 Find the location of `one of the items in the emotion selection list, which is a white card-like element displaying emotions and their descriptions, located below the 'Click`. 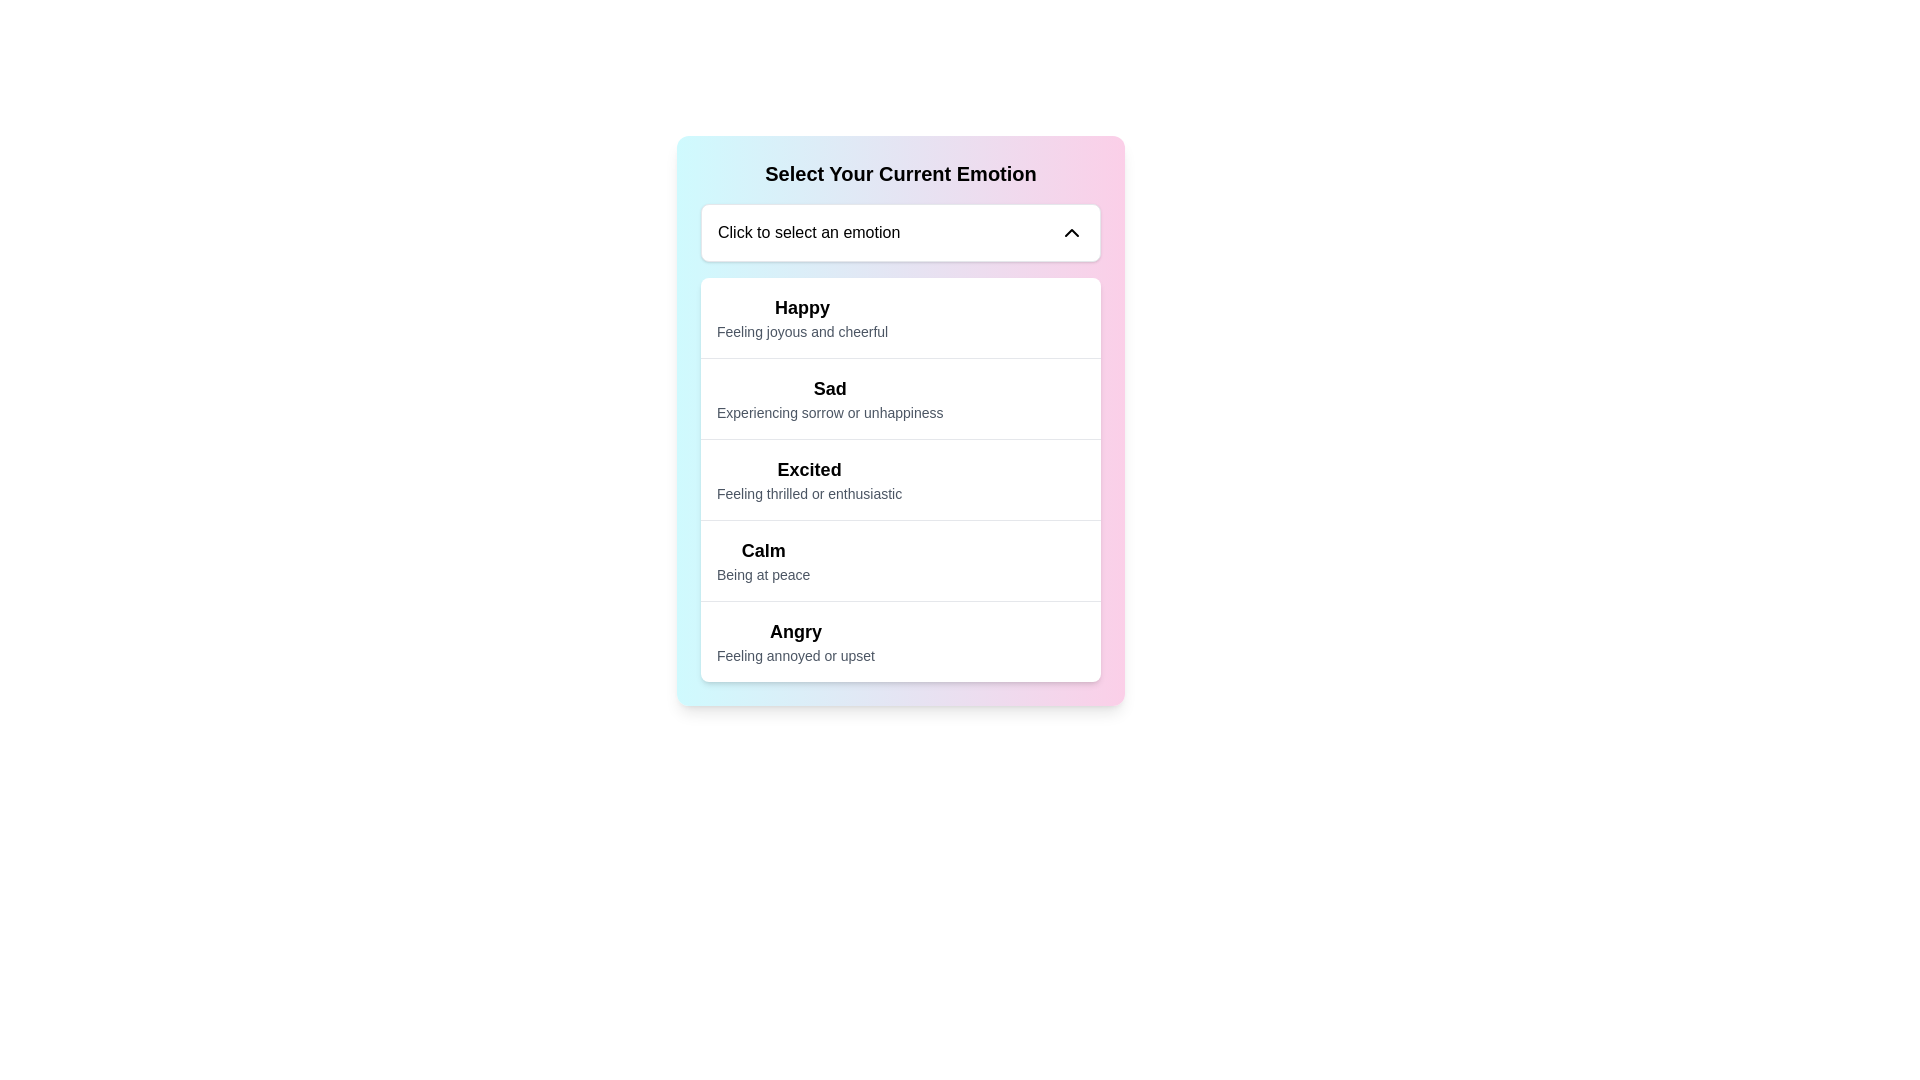

one of the items in the emotion selection list, which is a white card-like element displaying emotions and their descriptions, located below the 'Click is located at coordinates (900, 479).